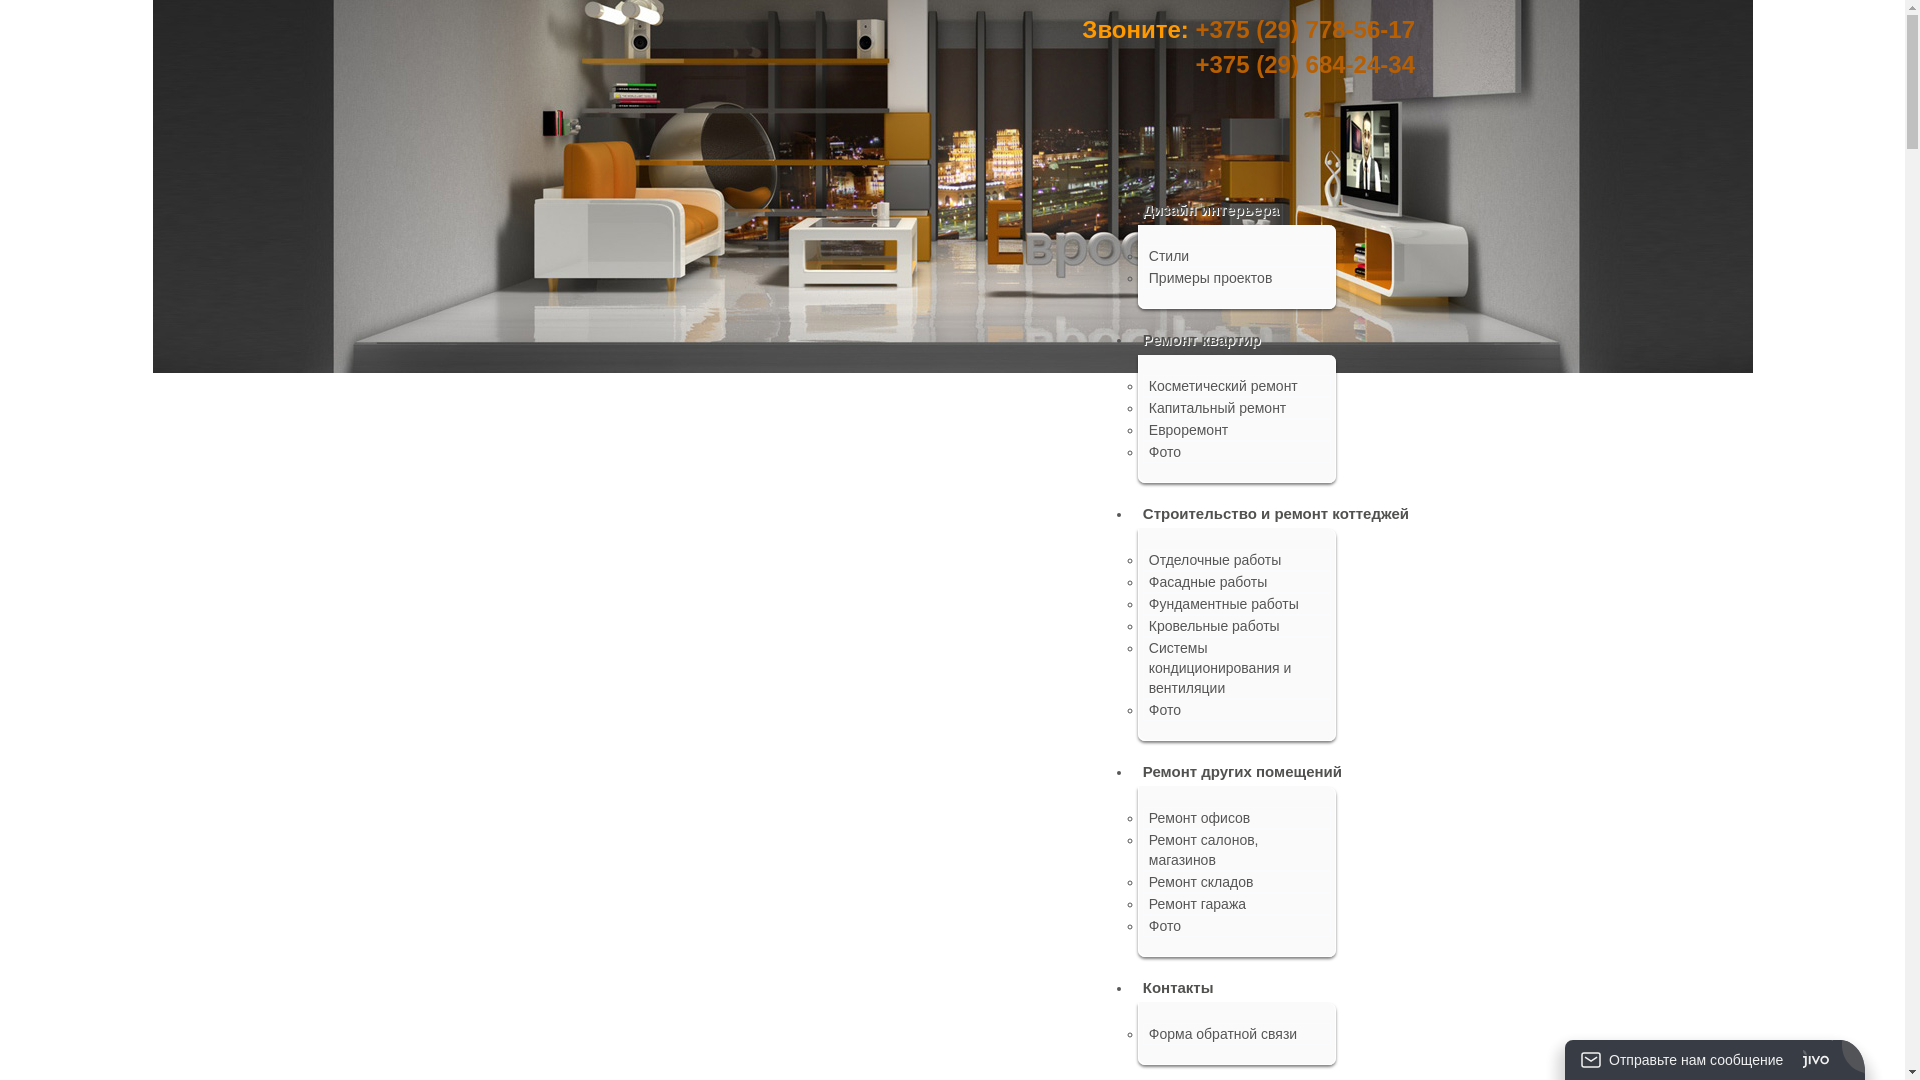  Describe the element at coordinates (1305, 63) in the screenshot. I see `'+375 (29) 684-24-34'` at that location.